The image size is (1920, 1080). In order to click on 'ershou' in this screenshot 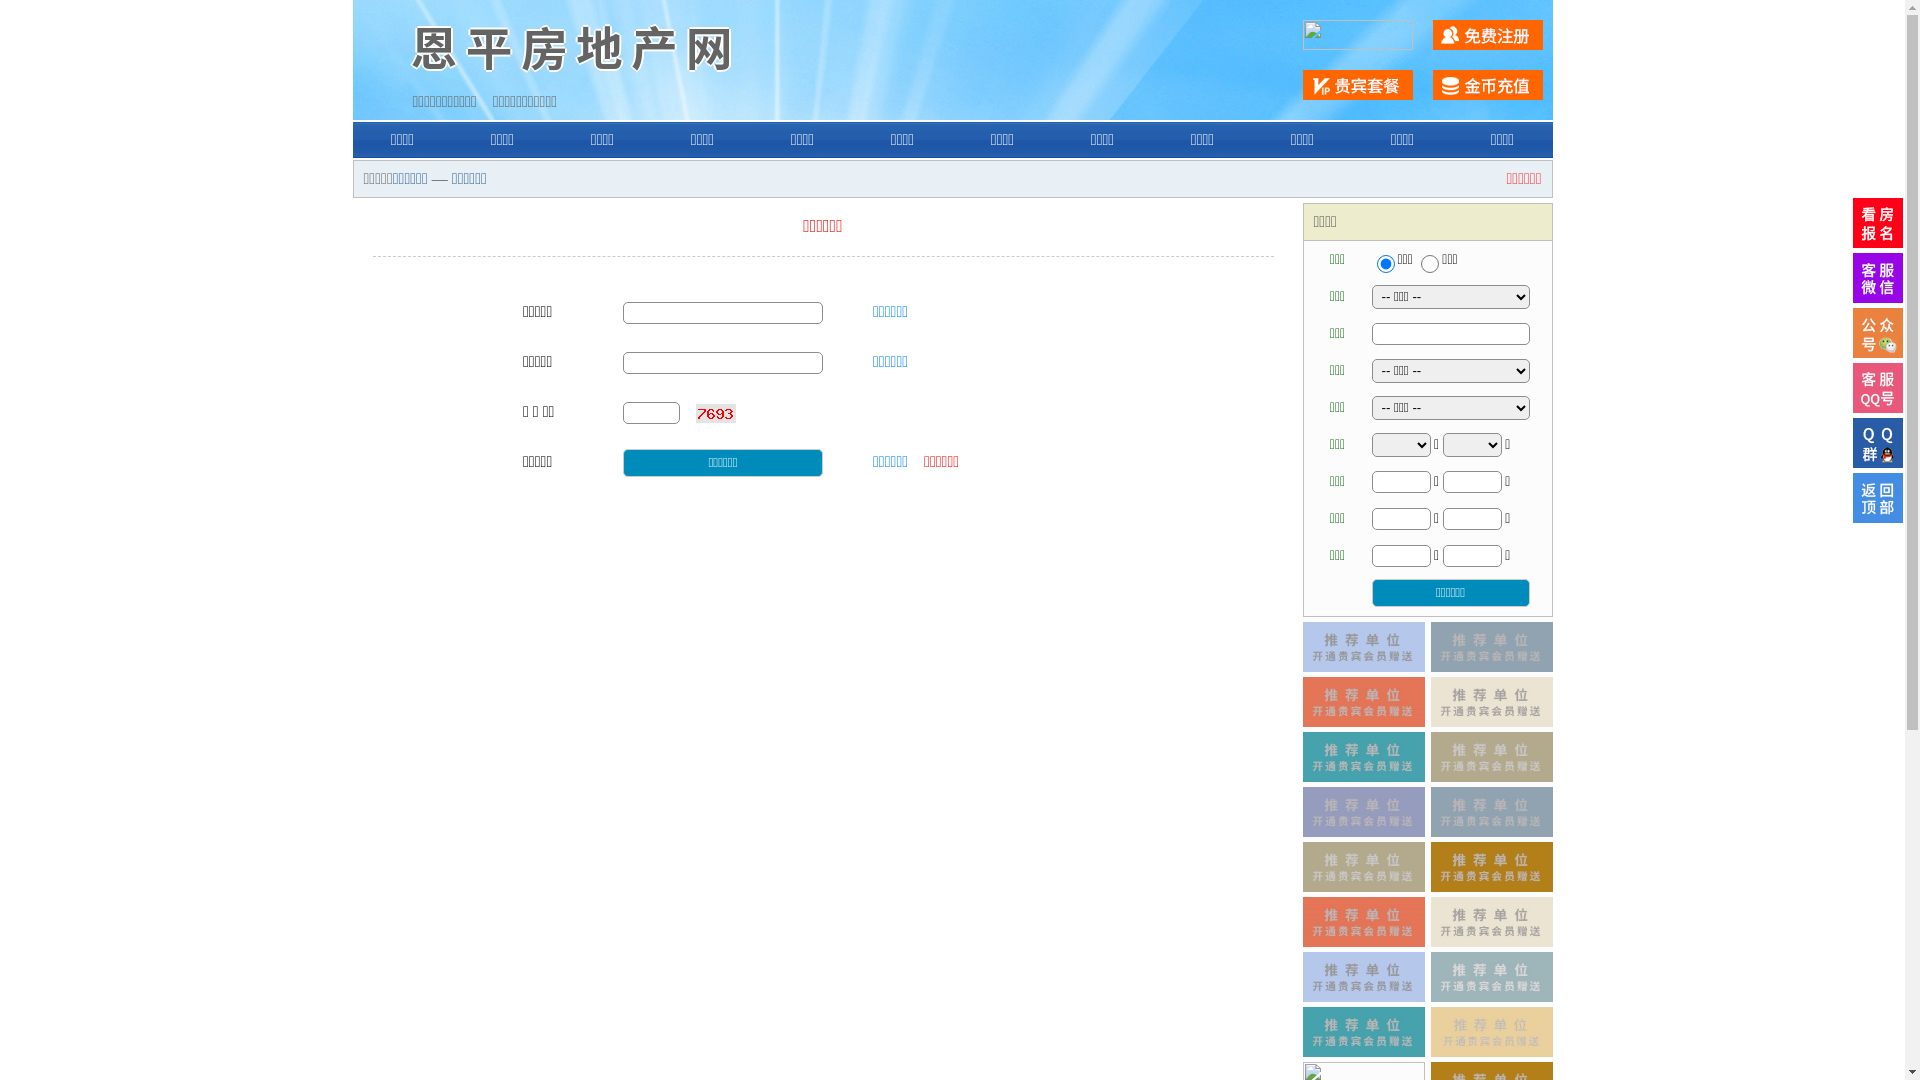, I will do `click(1384, 262)`.